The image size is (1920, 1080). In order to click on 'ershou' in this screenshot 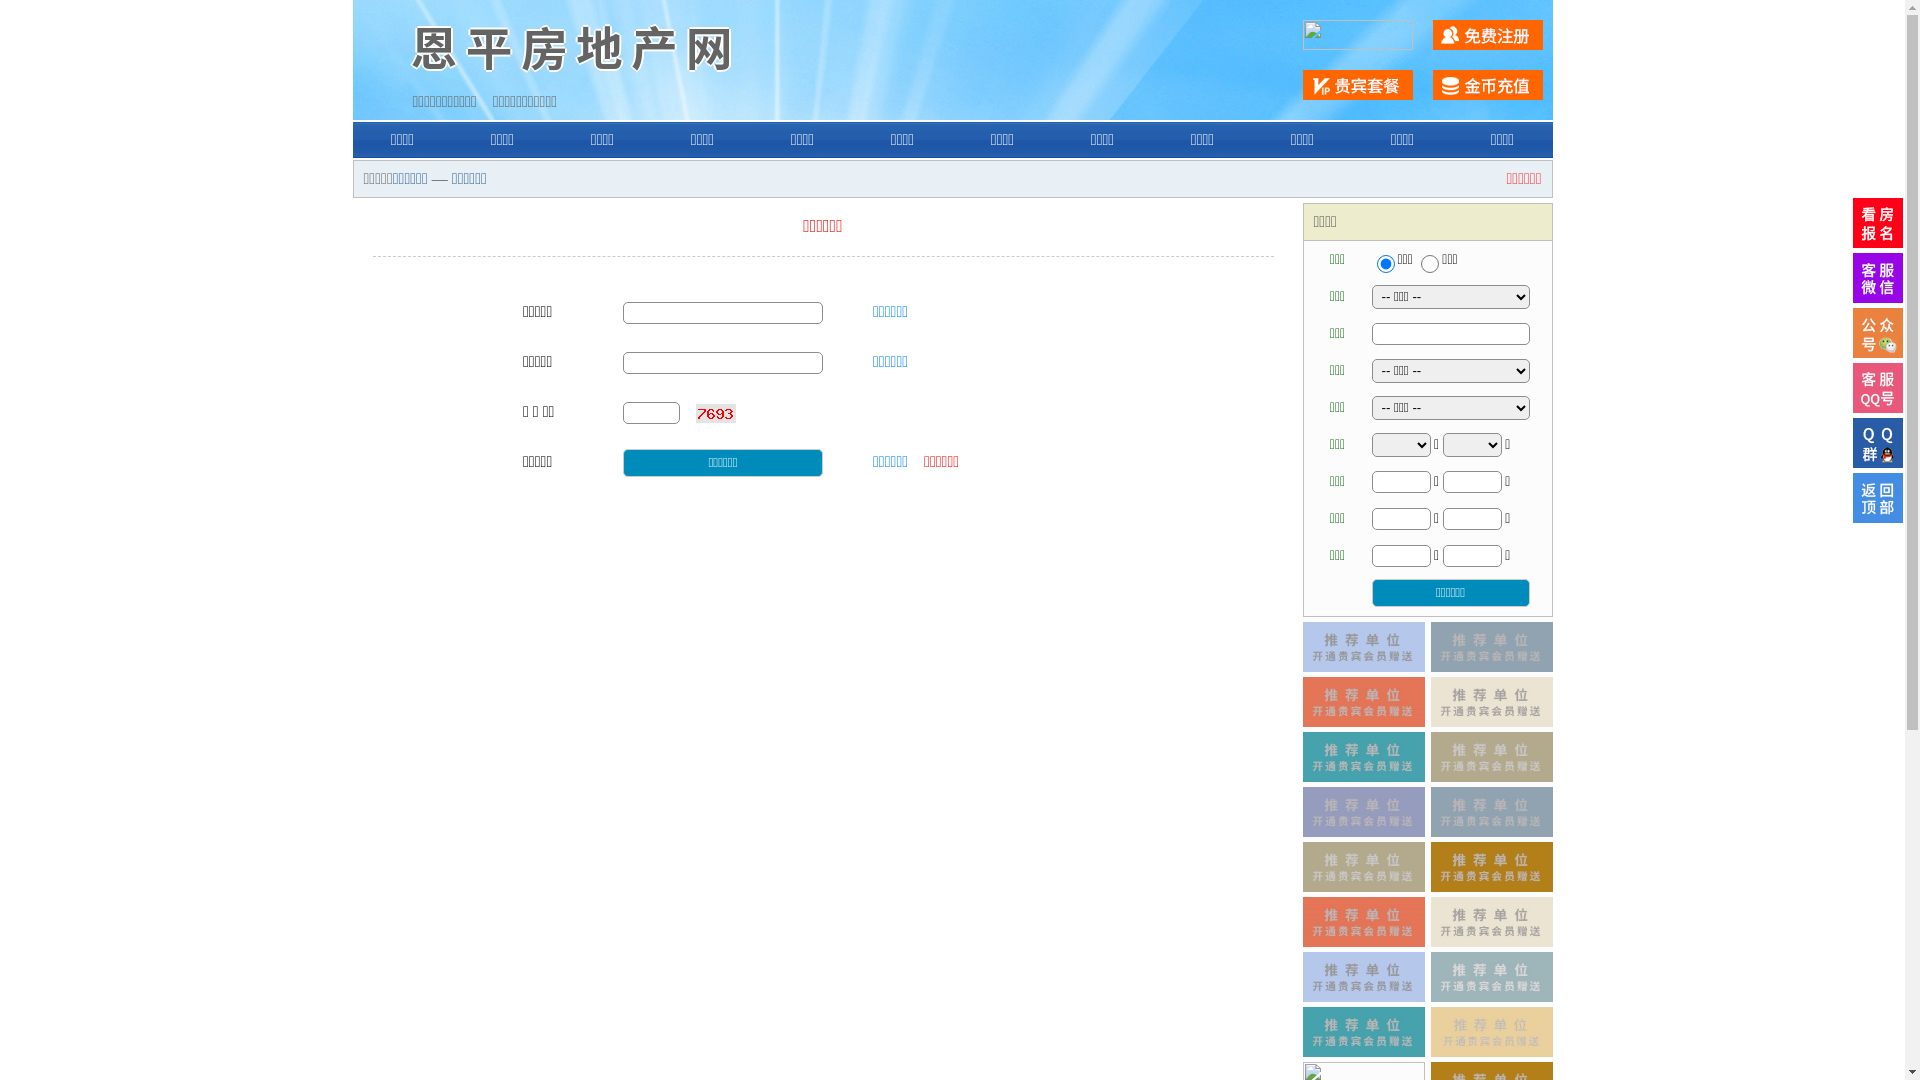, I will do `click(1384, 262)`.